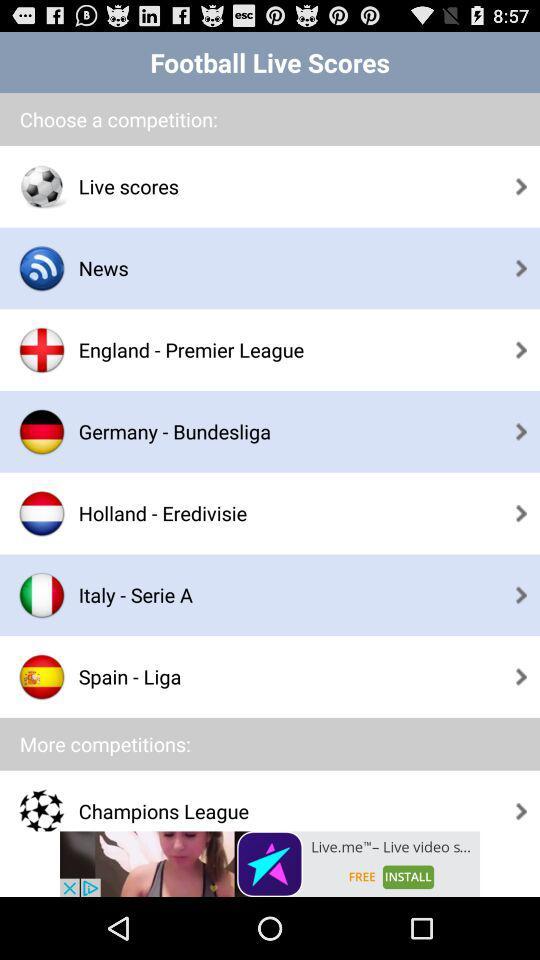  Describe the element at coordinates (42, 512) in the screenshot. I see `symbol next to holland  eredivisie` at that location.